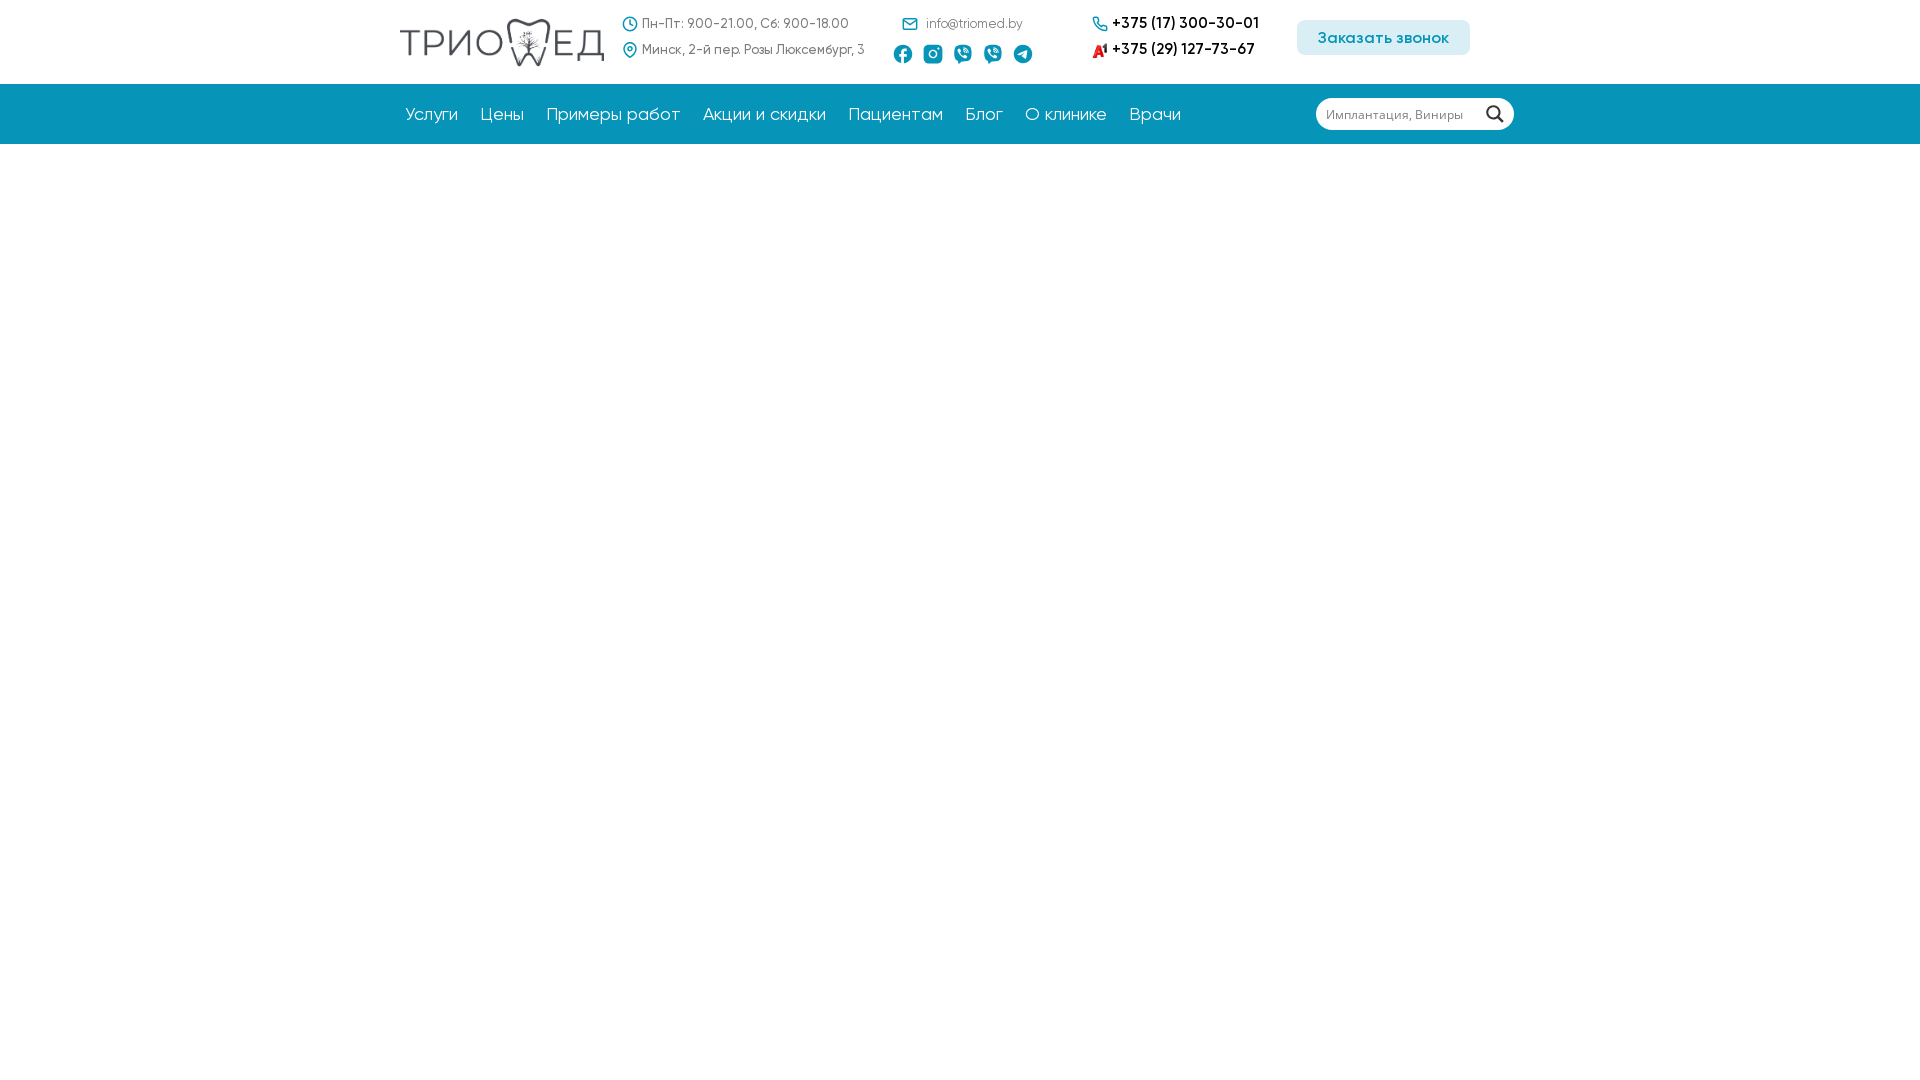 The width and height of the screenshot is (1920, 1080). Describe the element at coordinates (1173, 48) in the screenshot. I see `'+375 (29) 127-73-67'` at that location.